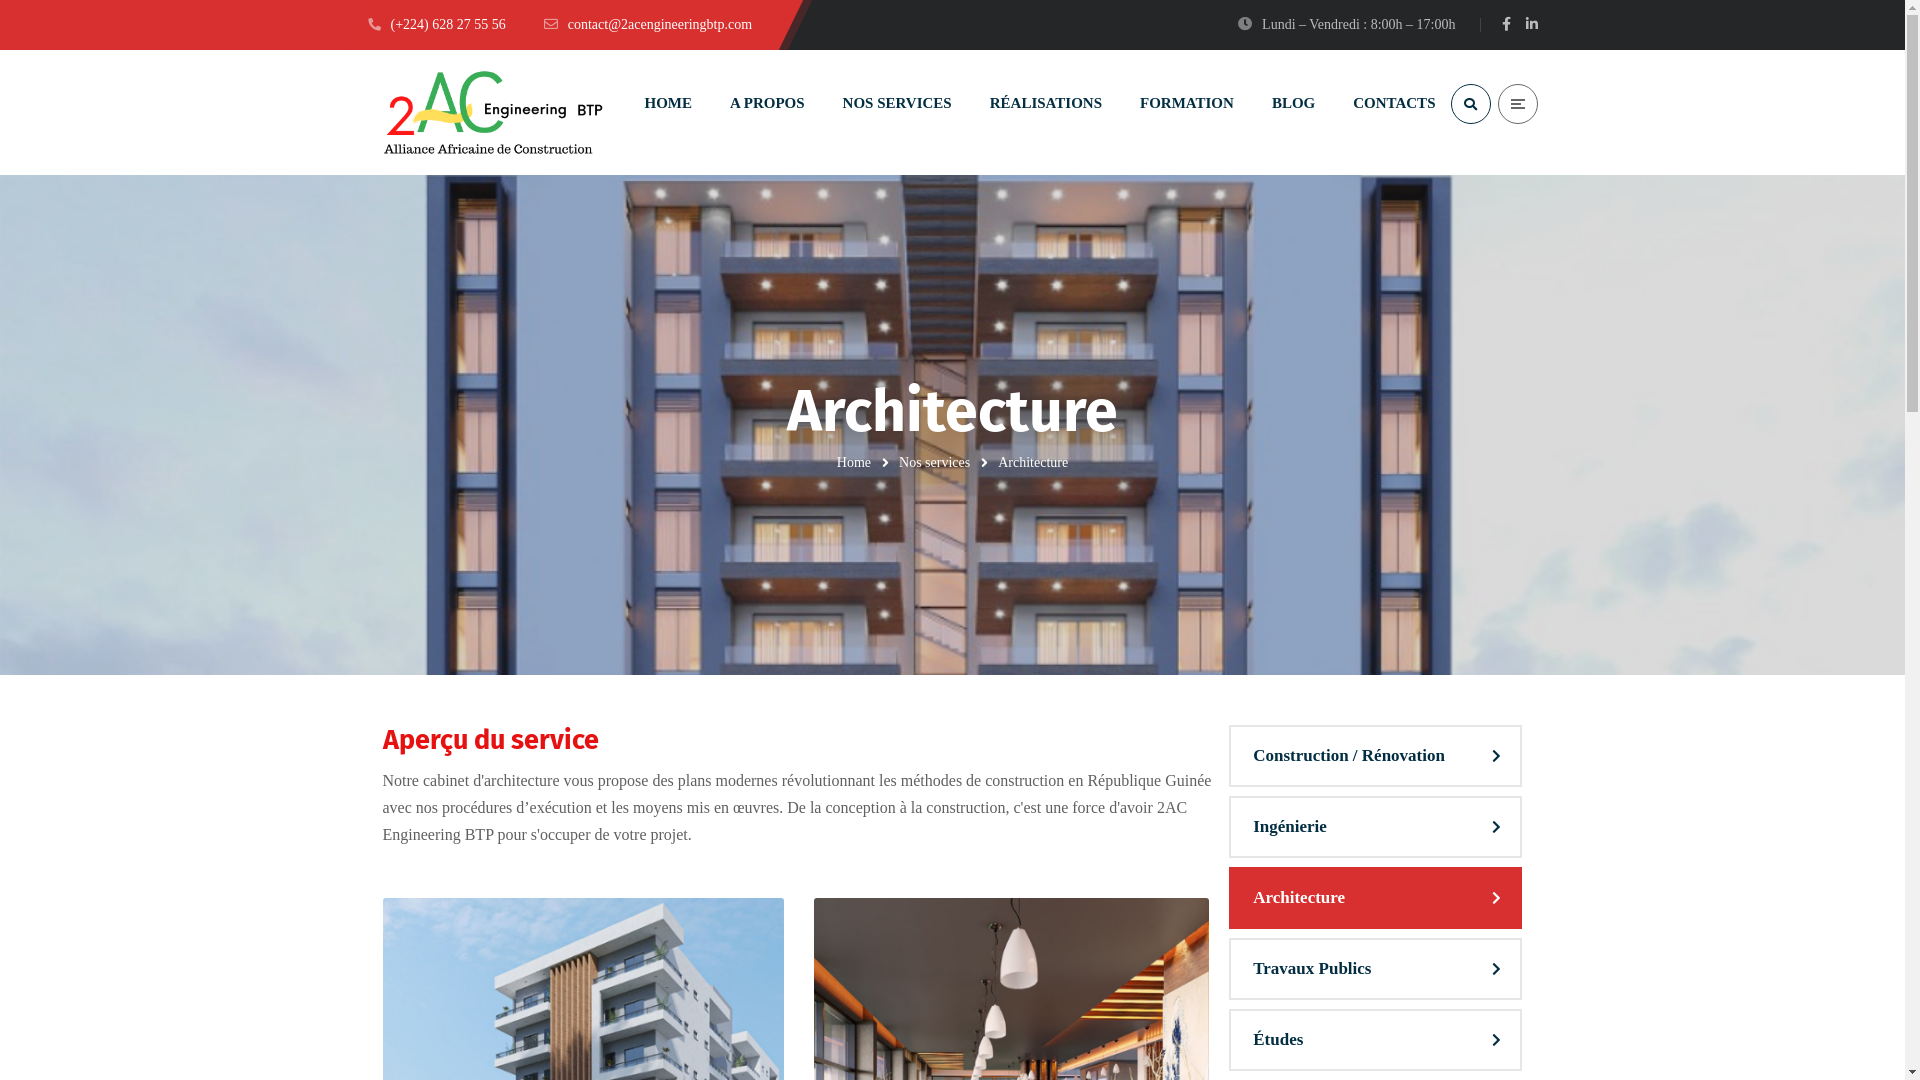  What do you see at coordinates (1374, 897) in the screenshot?
I see `'Architecture'` at bounding box center [1374, 897].